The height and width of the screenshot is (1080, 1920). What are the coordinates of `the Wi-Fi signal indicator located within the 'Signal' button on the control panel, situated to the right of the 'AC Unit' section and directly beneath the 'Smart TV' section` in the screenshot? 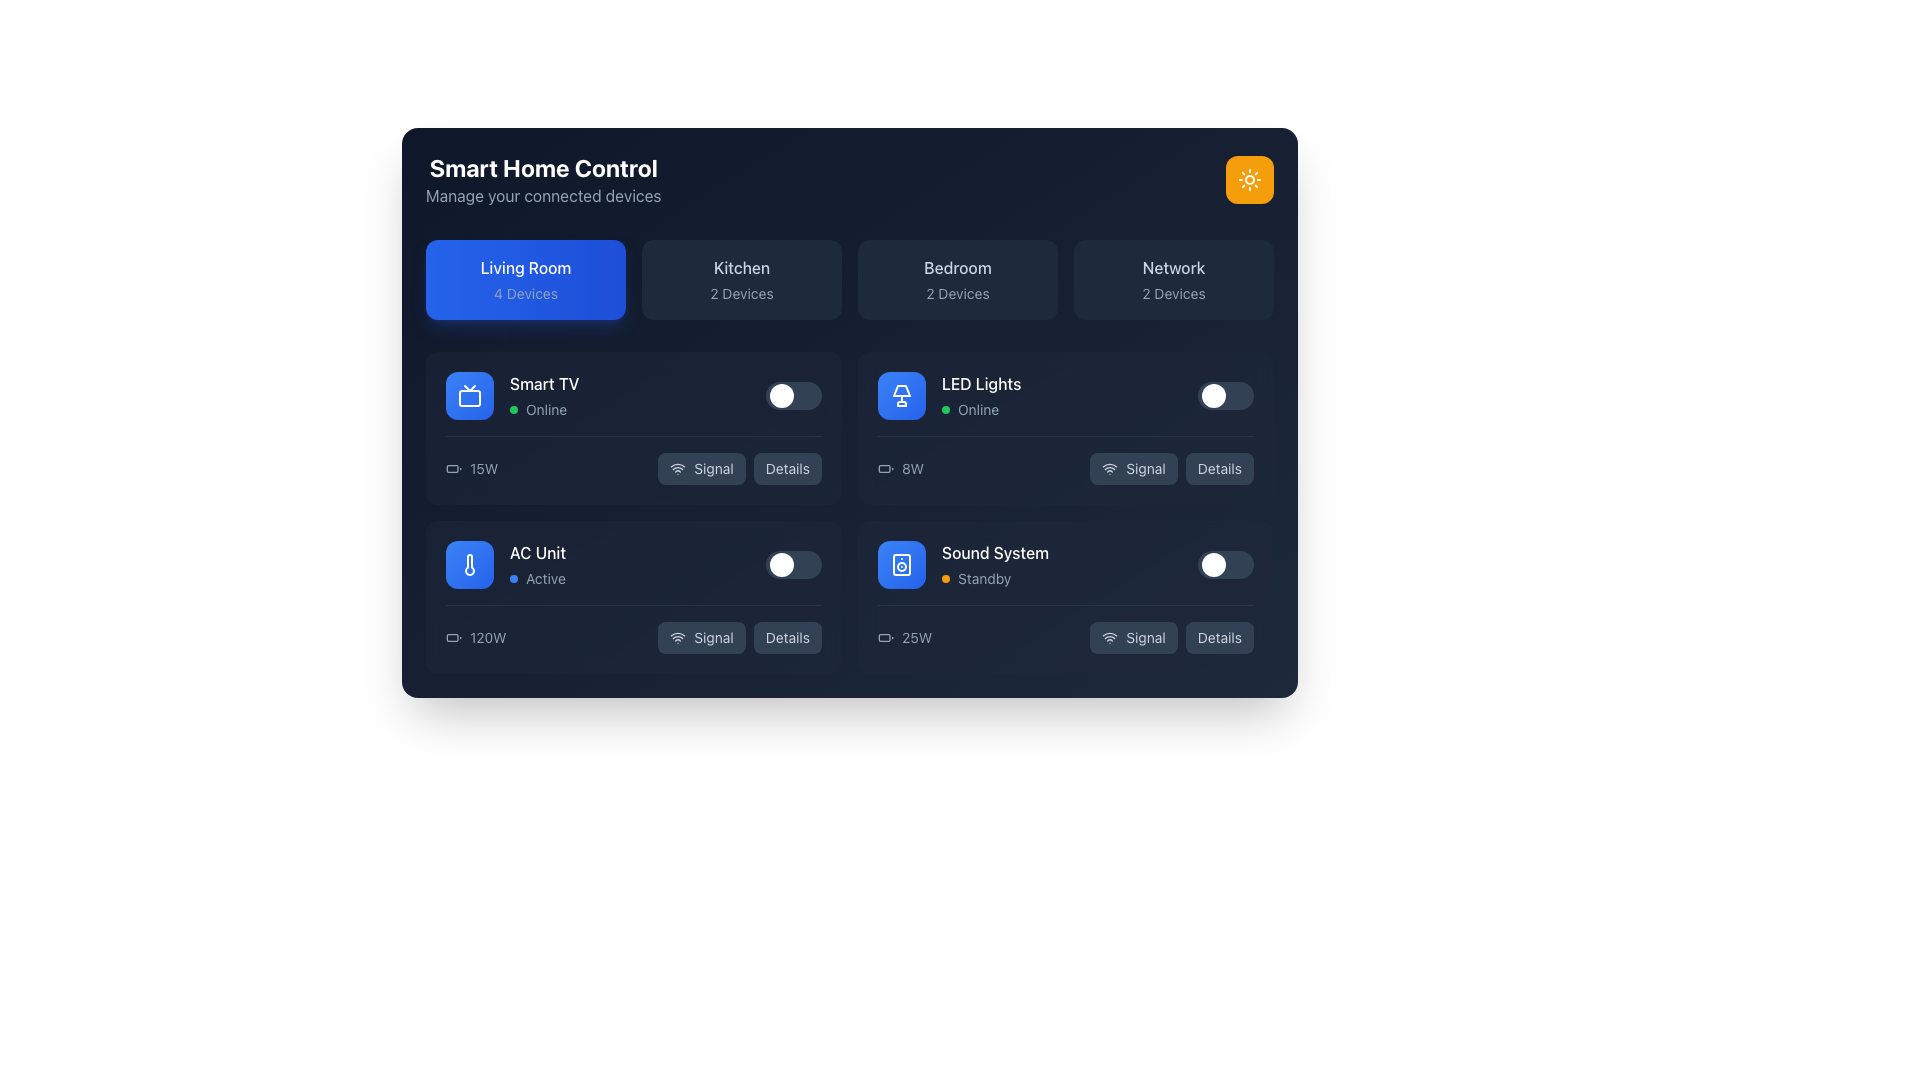 It's located at (678, 469).